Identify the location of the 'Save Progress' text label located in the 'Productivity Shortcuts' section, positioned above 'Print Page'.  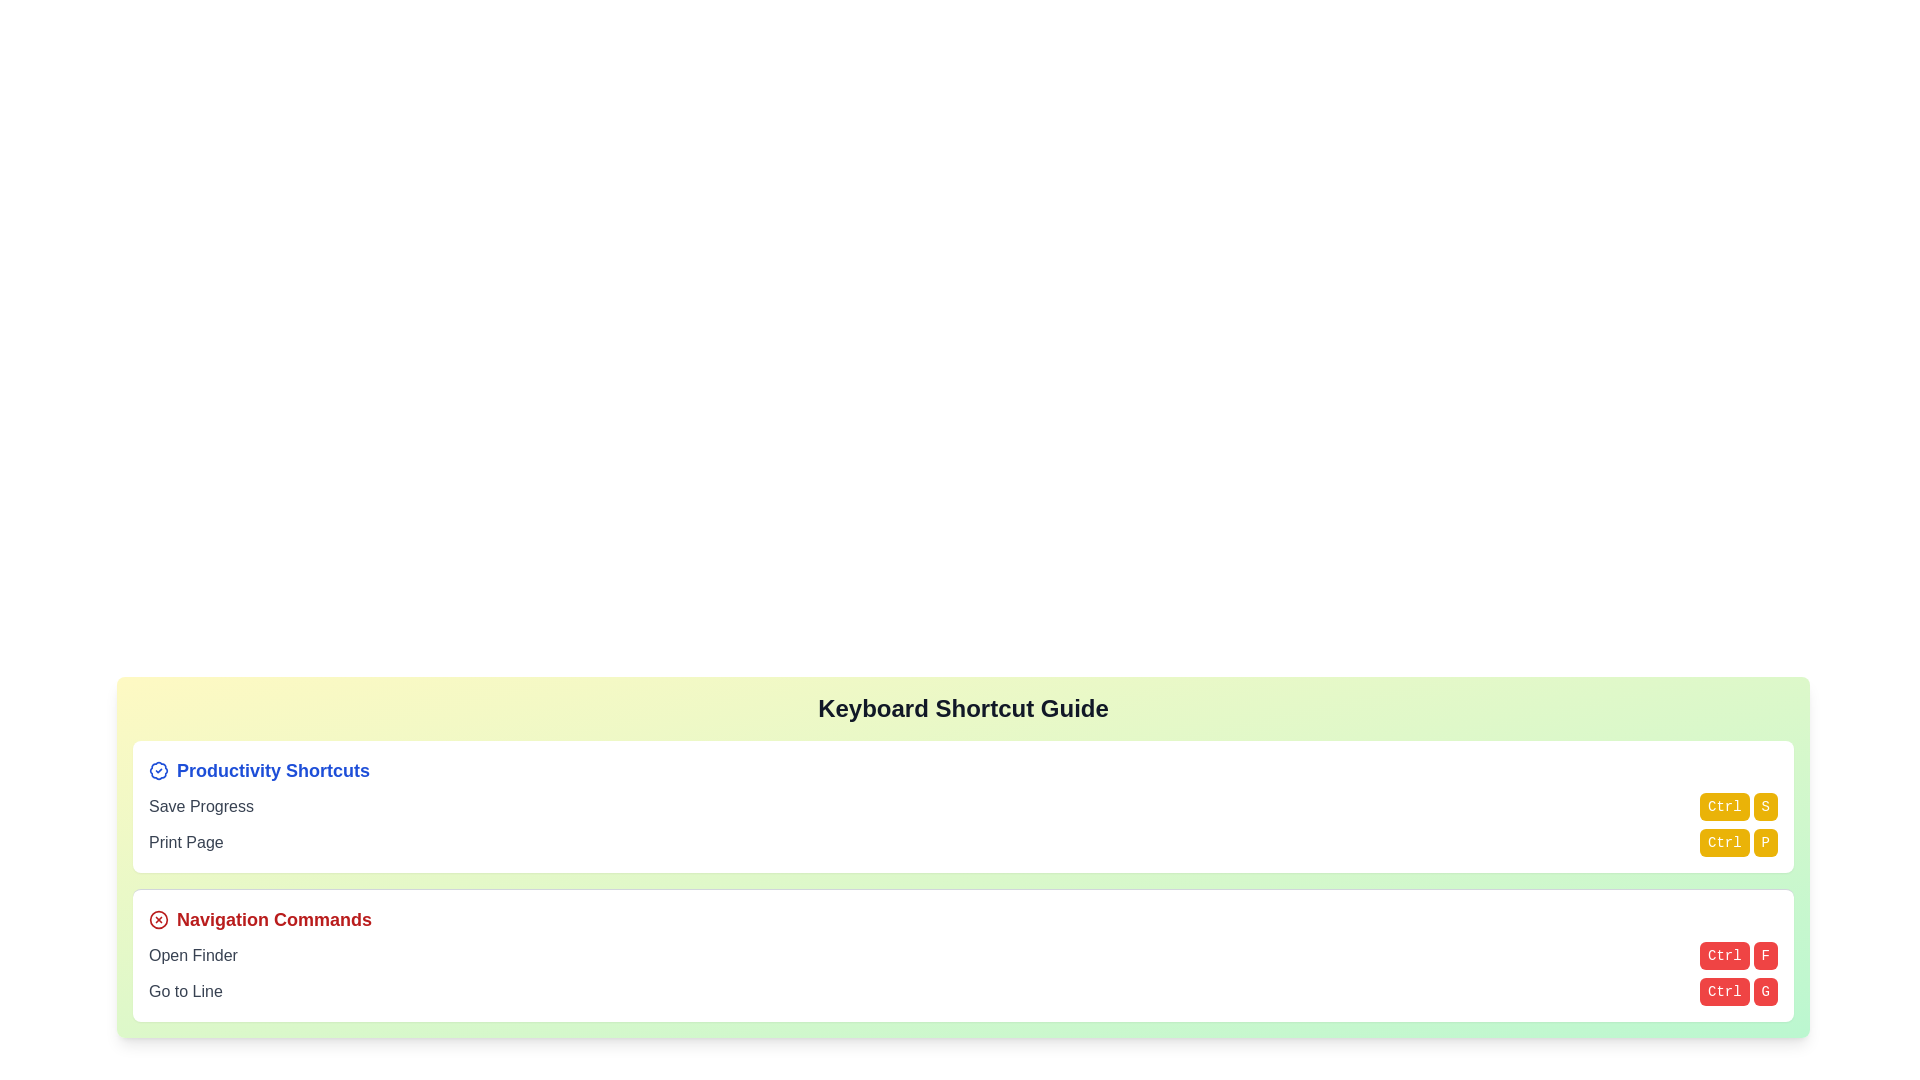
(201, 805).